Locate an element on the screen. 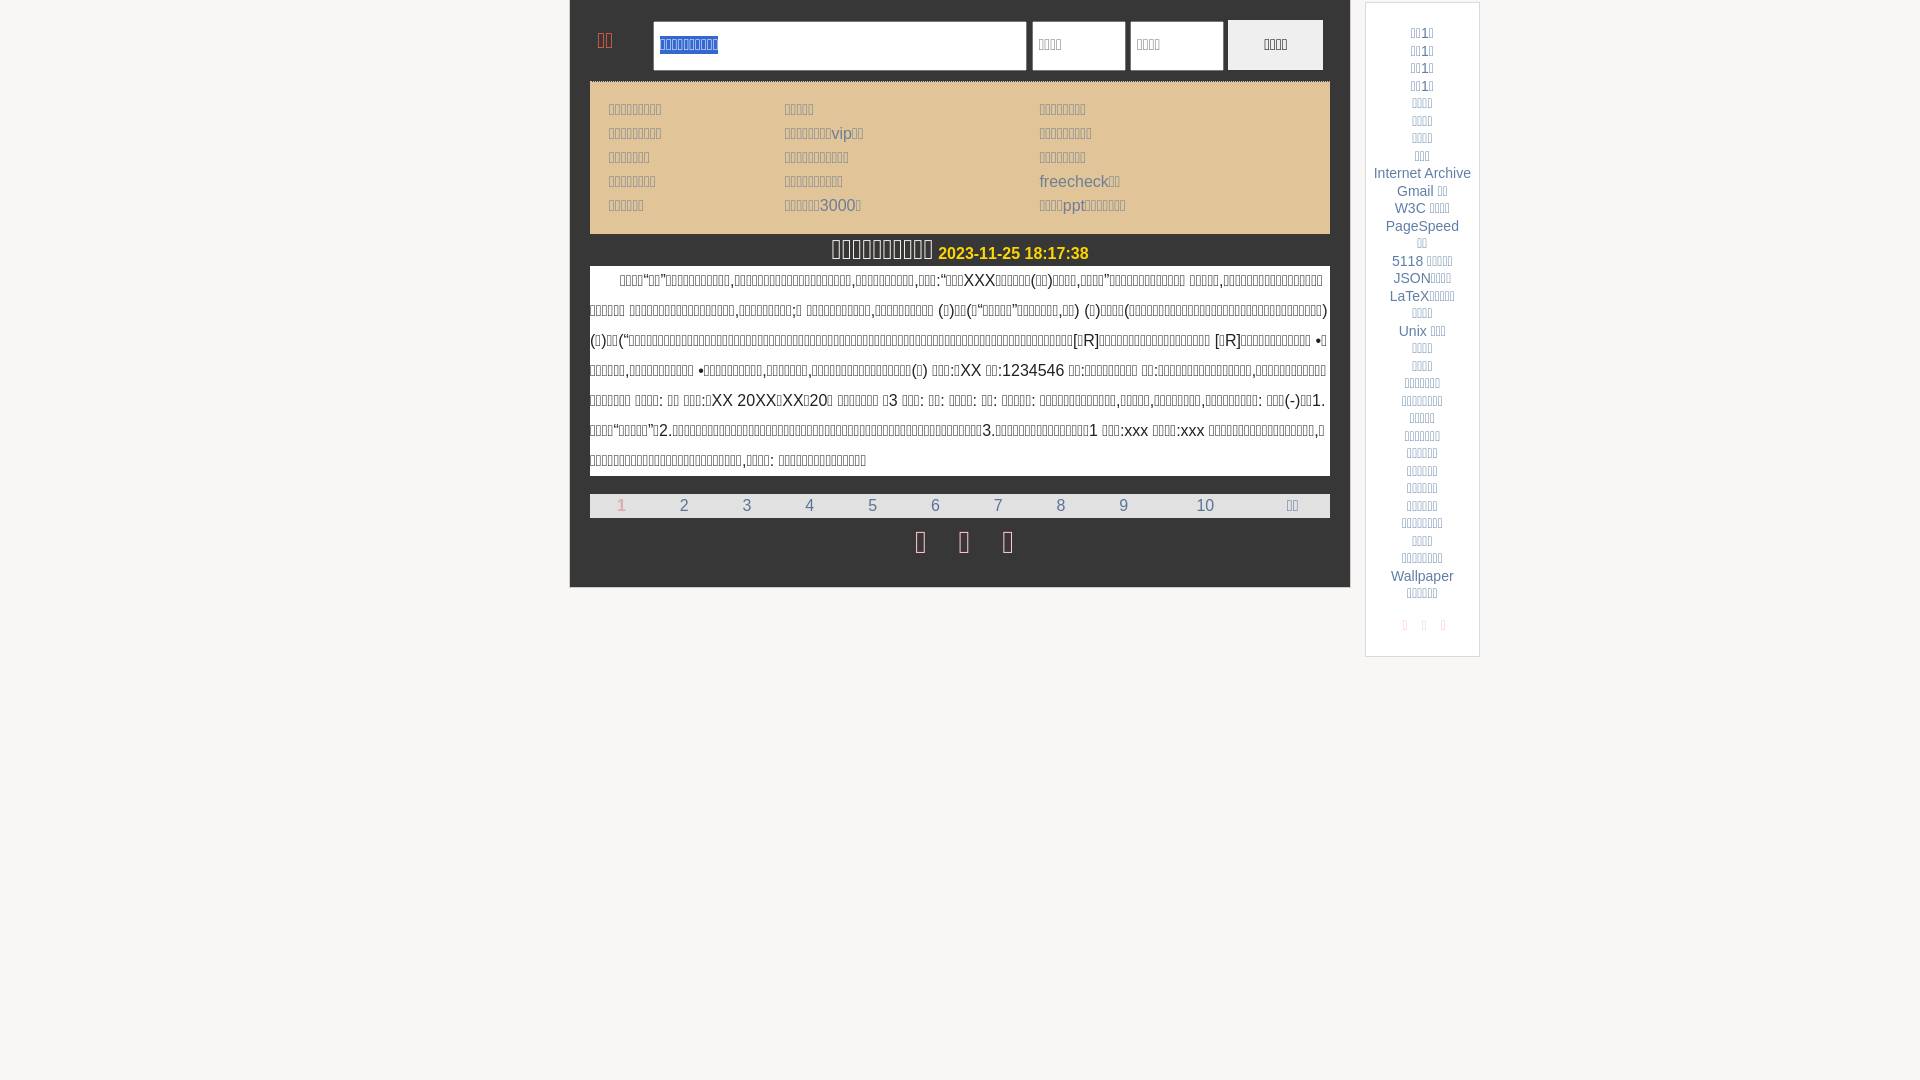  '4' is located at coordinates (805, 504).